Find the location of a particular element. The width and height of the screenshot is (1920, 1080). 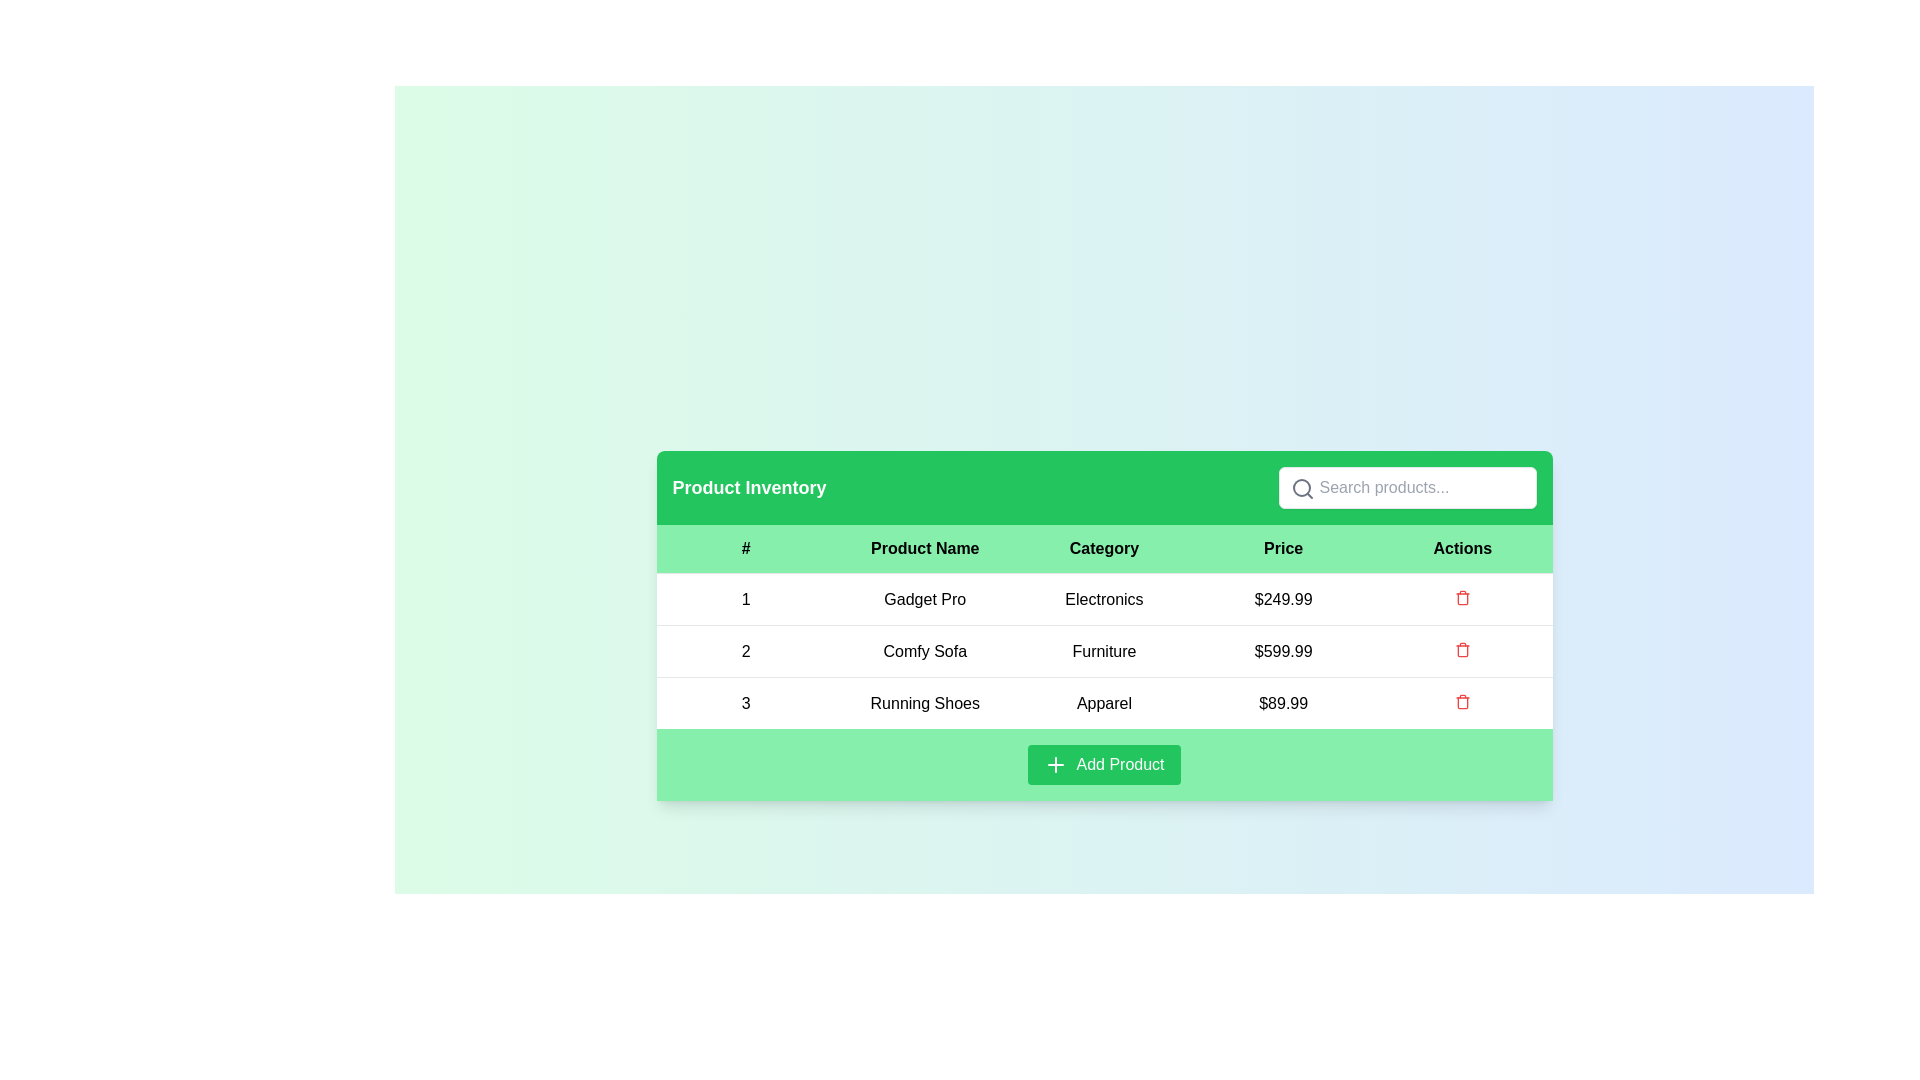

the '#' character in the green-colored header cell of the table, which is the first element in the header row is located at coordinates (745, 549).